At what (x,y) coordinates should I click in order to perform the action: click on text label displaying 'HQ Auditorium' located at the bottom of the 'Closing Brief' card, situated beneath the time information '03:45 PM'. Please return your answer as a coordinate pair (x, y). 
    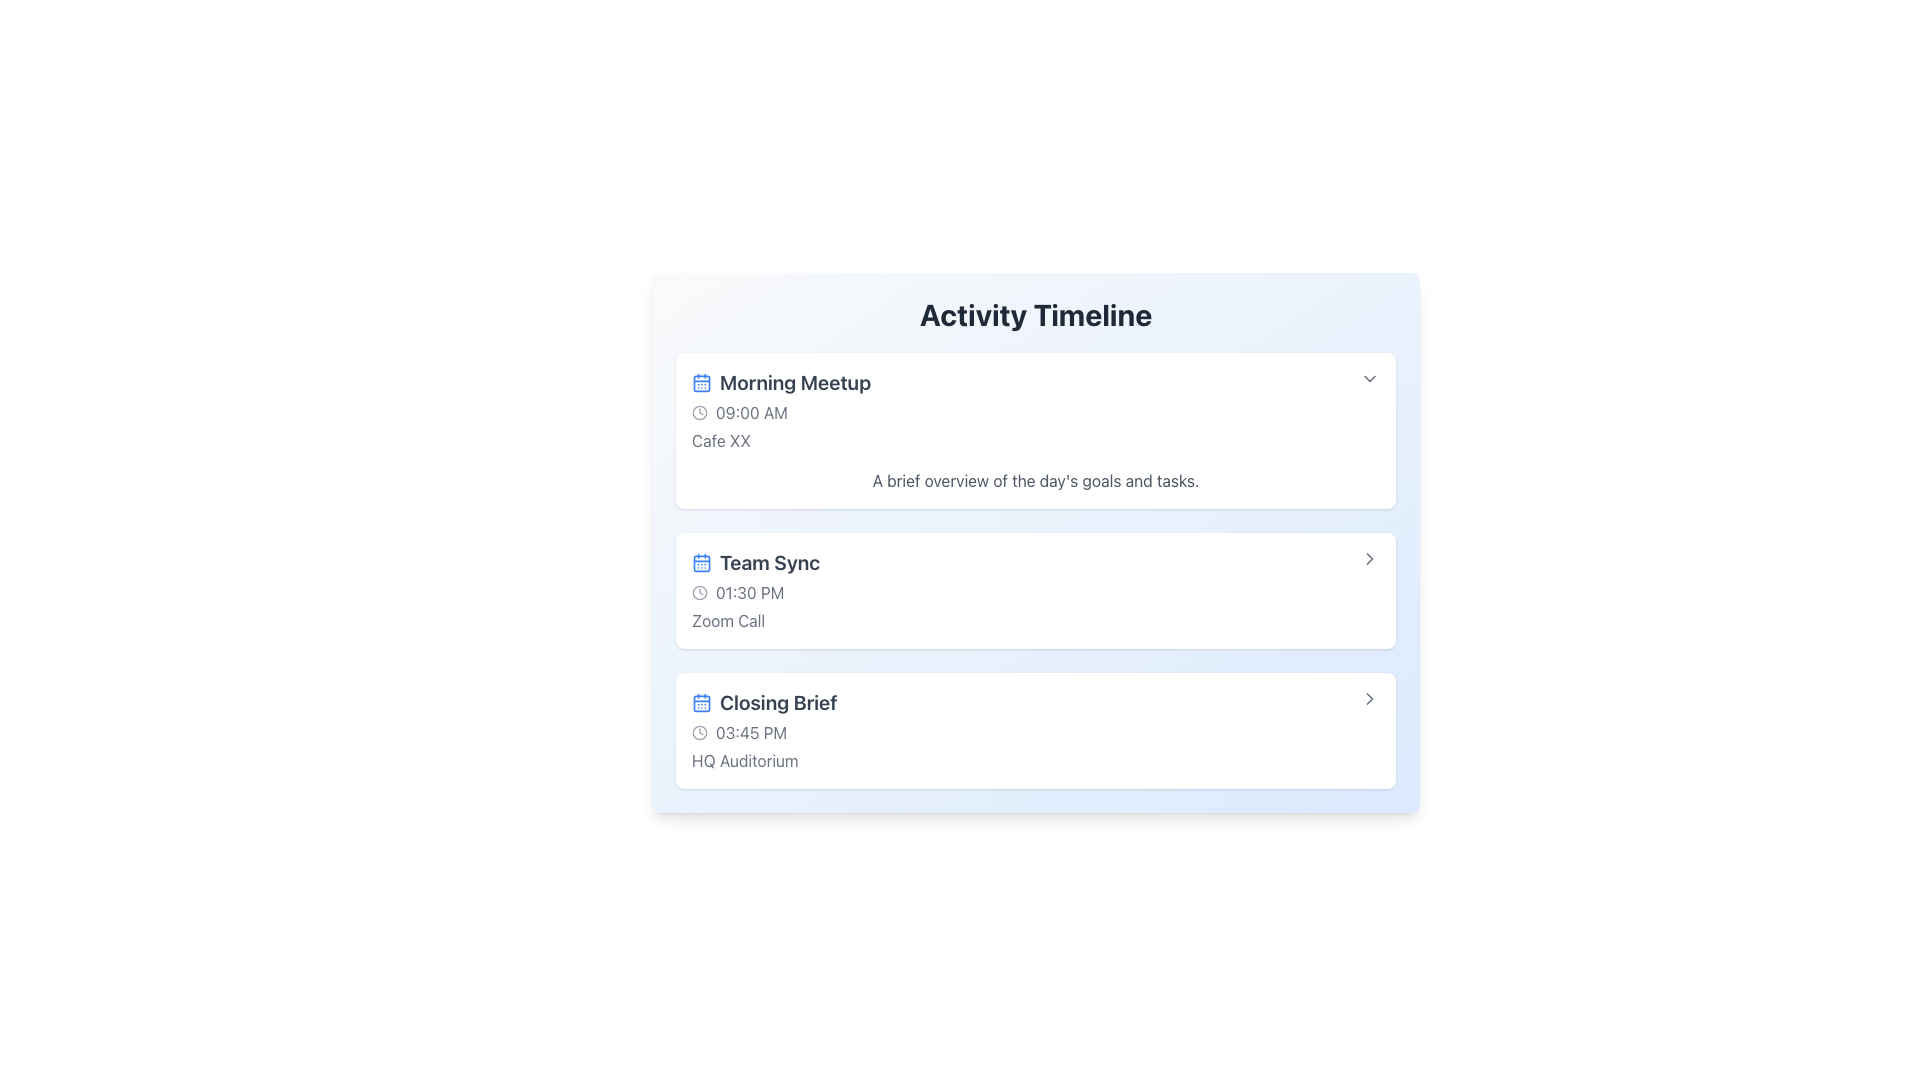
    Looking at the image, I should click on (763, 760).